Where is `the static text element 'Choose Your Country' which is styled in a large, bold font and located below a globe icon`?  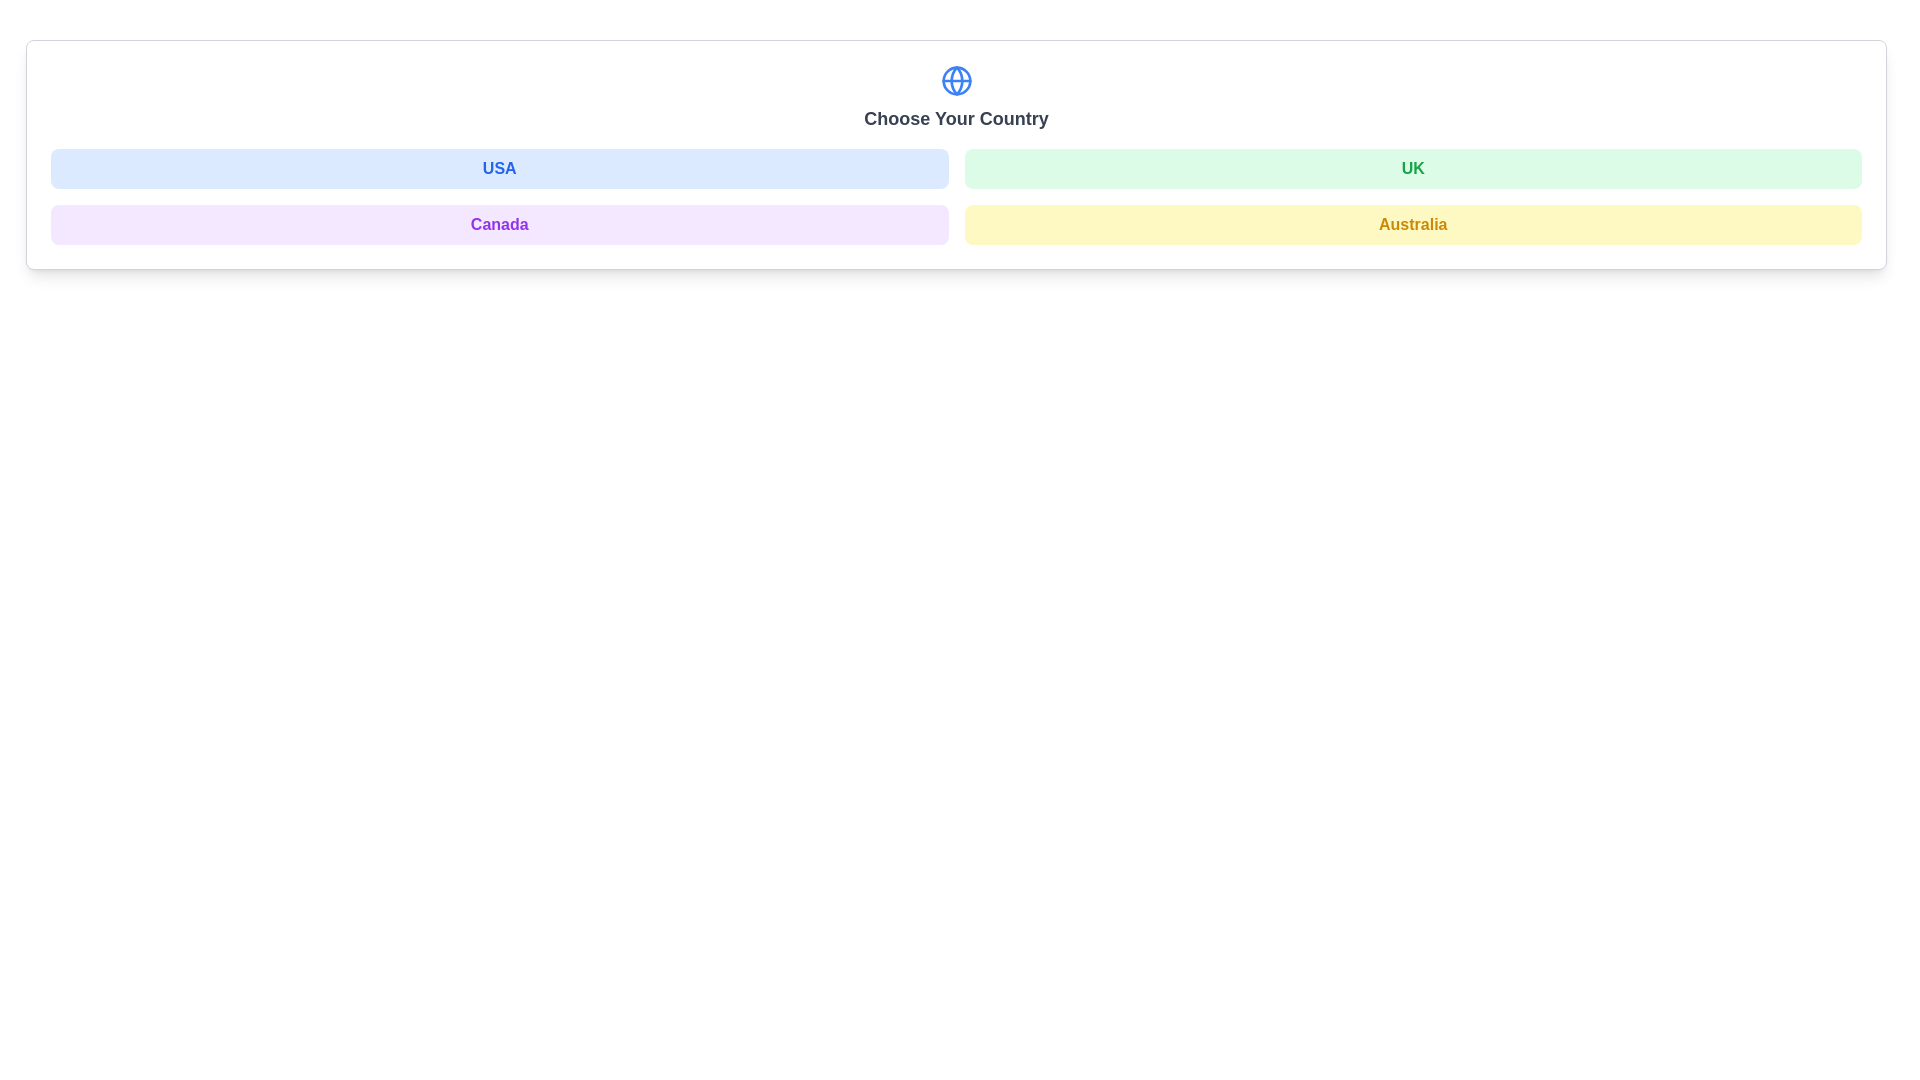 the static text element 'Choose Your Country' which is styled in a large, bold font and located below a globe icon is located at coordinates (955, 119).